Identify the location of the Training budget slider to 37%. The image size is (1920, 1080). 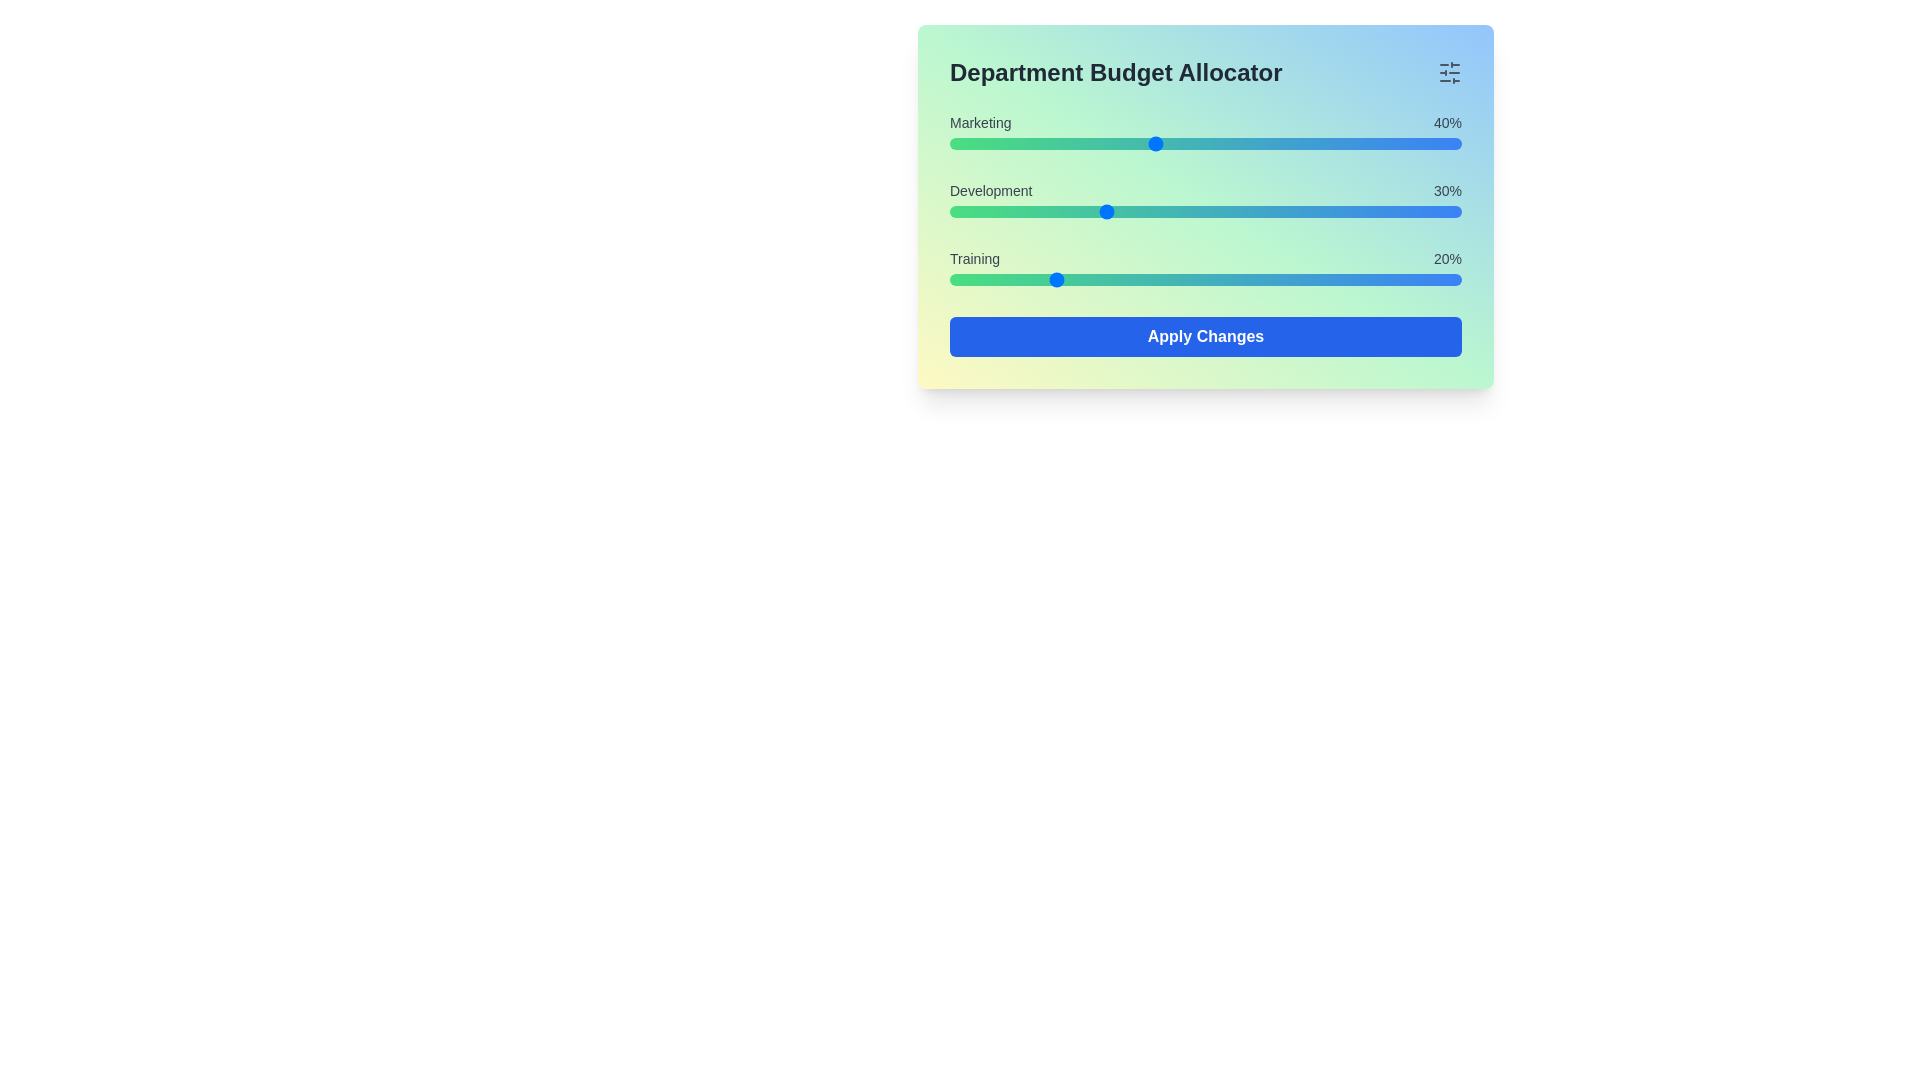
(1139, 280).